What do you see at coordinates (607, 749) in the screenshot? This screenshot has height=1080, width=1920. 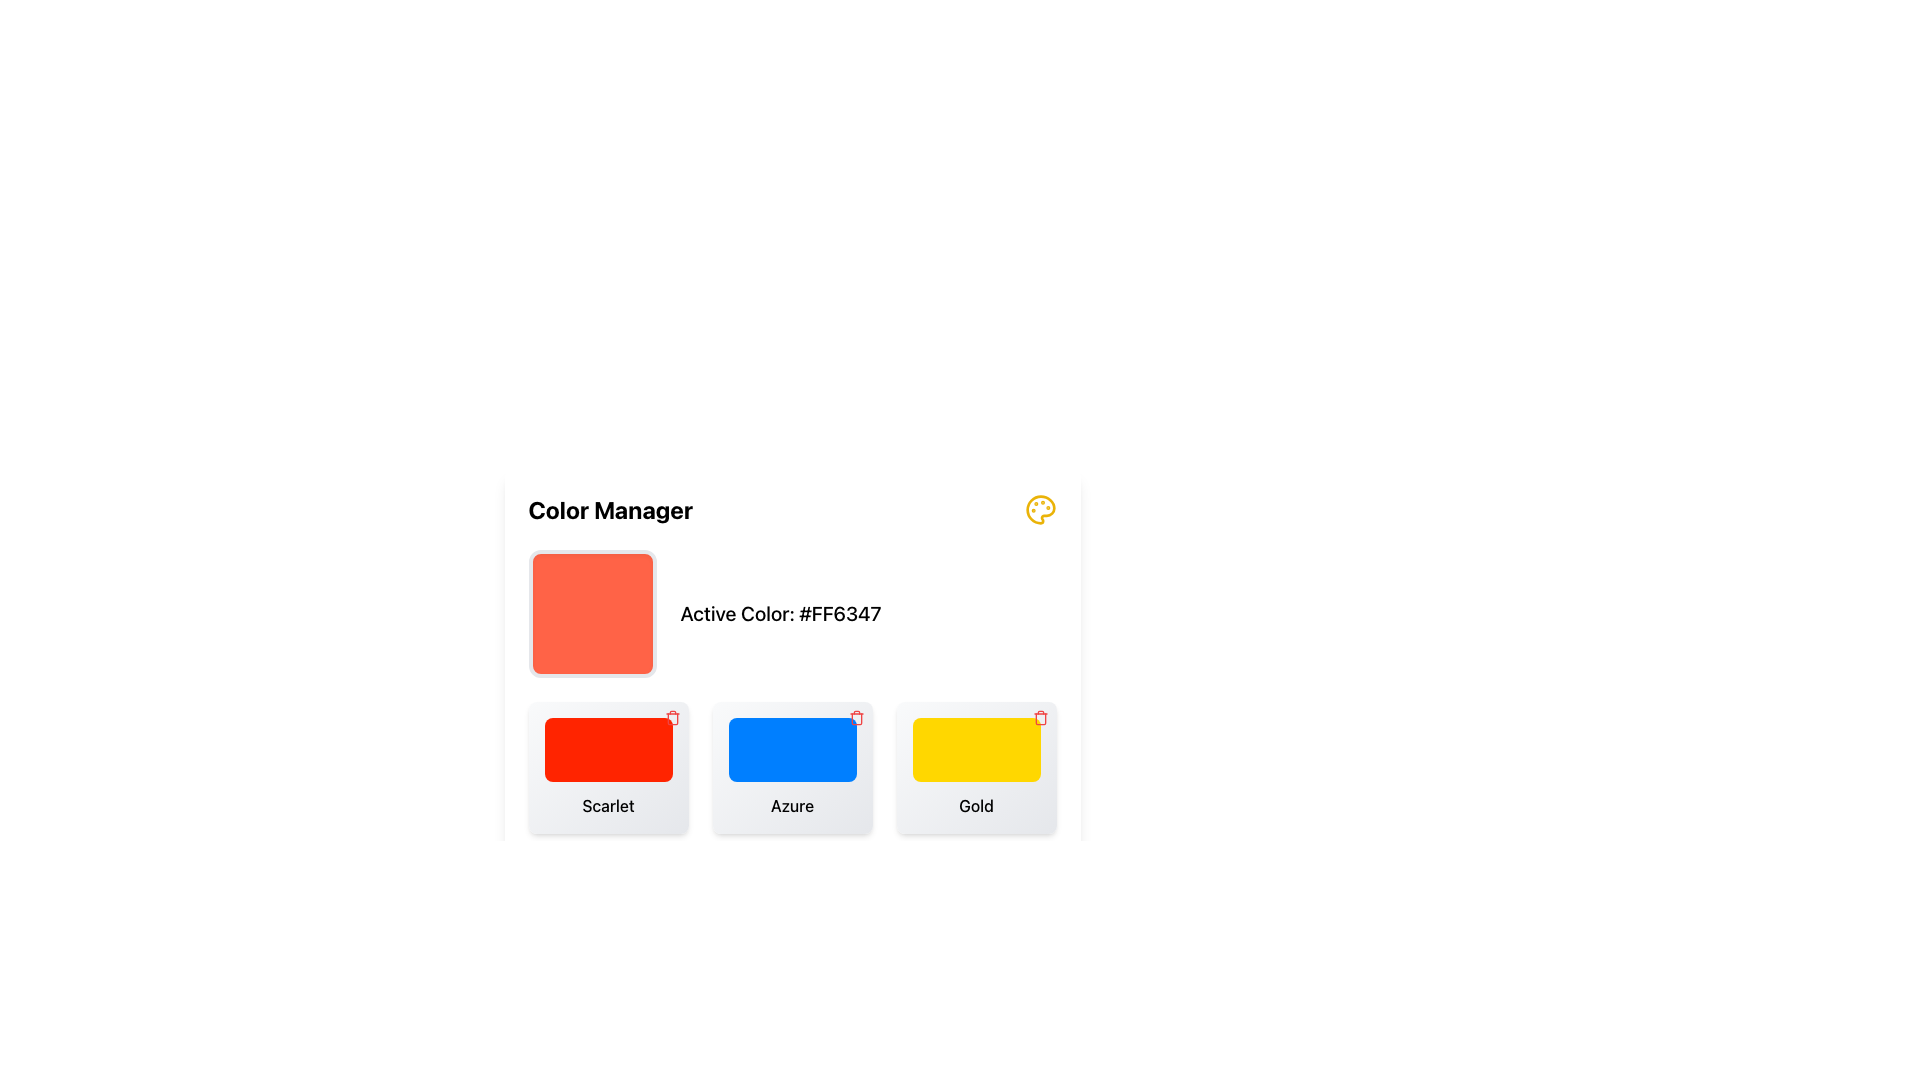 I see `the Color Swatch labeled 'Scarlet' for accessibility navigation` at bounding box center [607, 749].